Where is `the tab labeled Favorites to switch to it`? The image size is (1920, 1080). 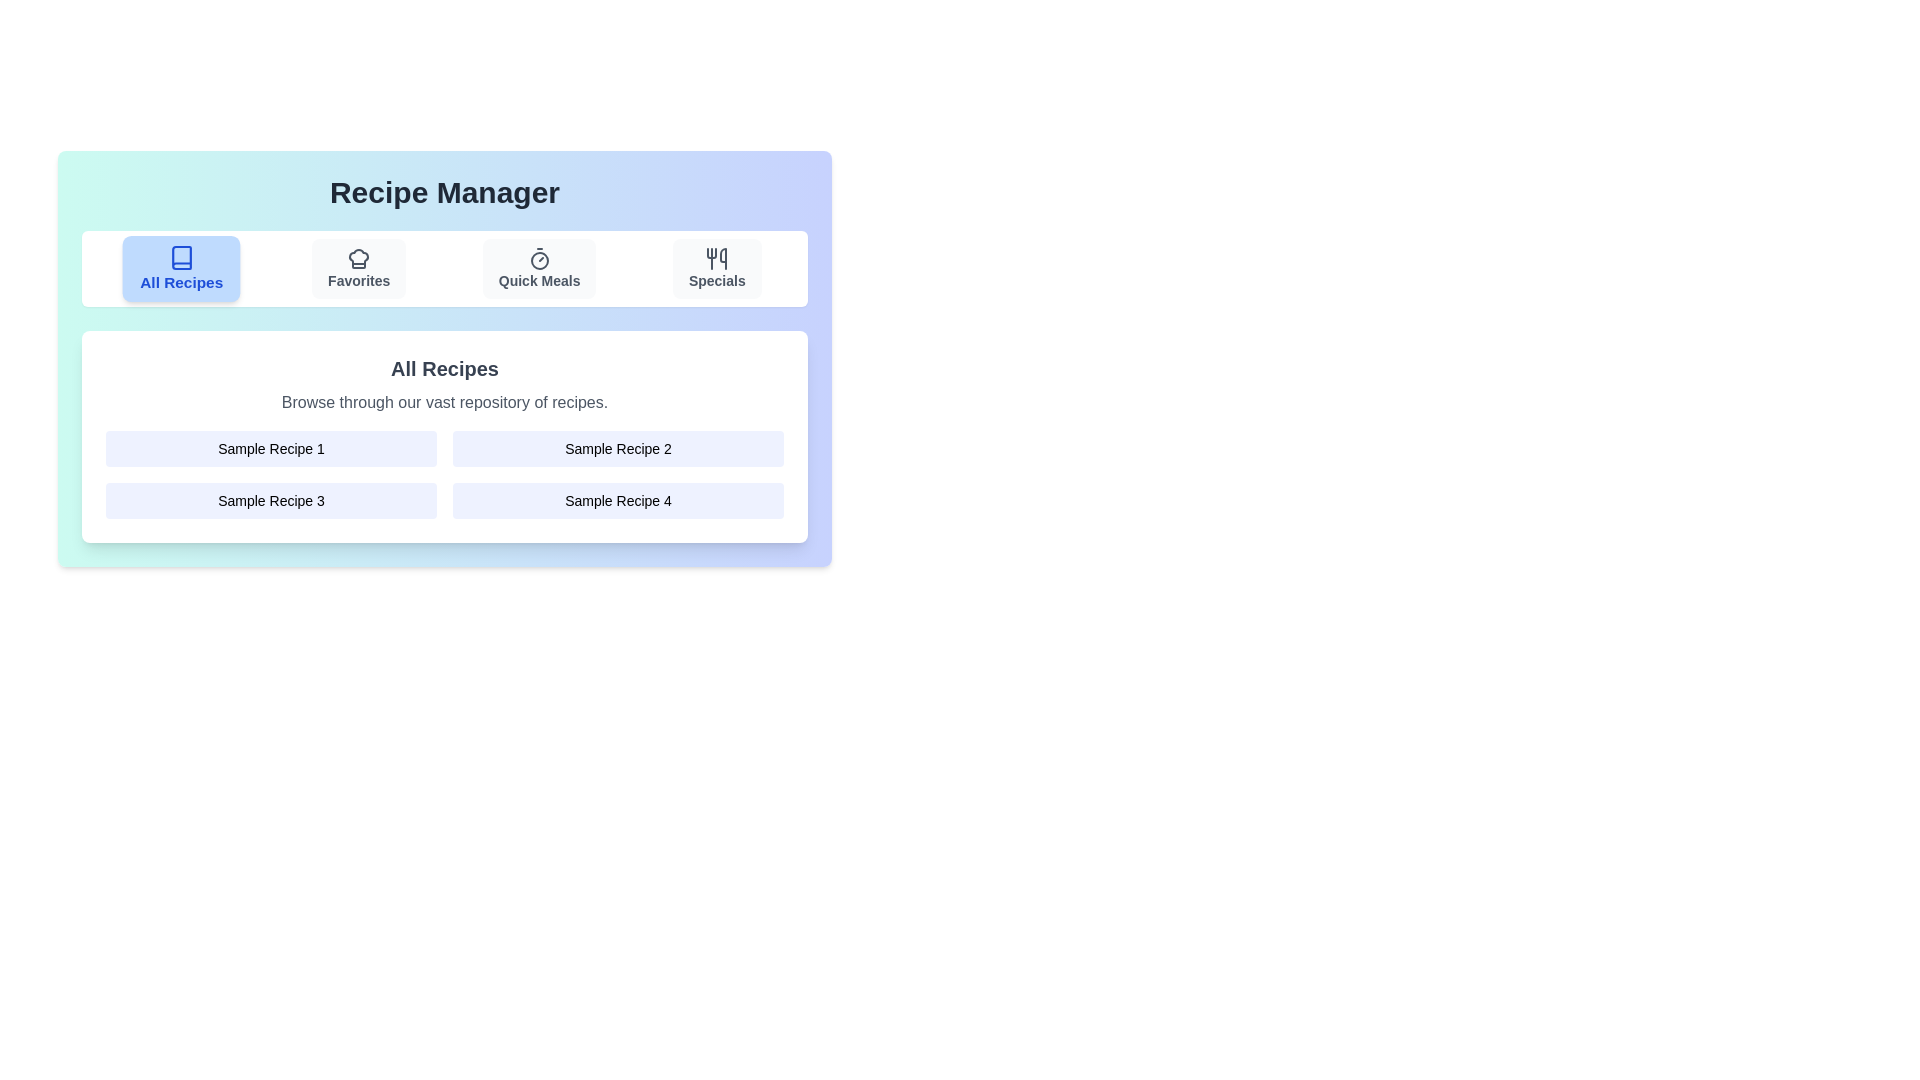 the tab labeled Favorites to switch to it is located at coordinates (359, 268).